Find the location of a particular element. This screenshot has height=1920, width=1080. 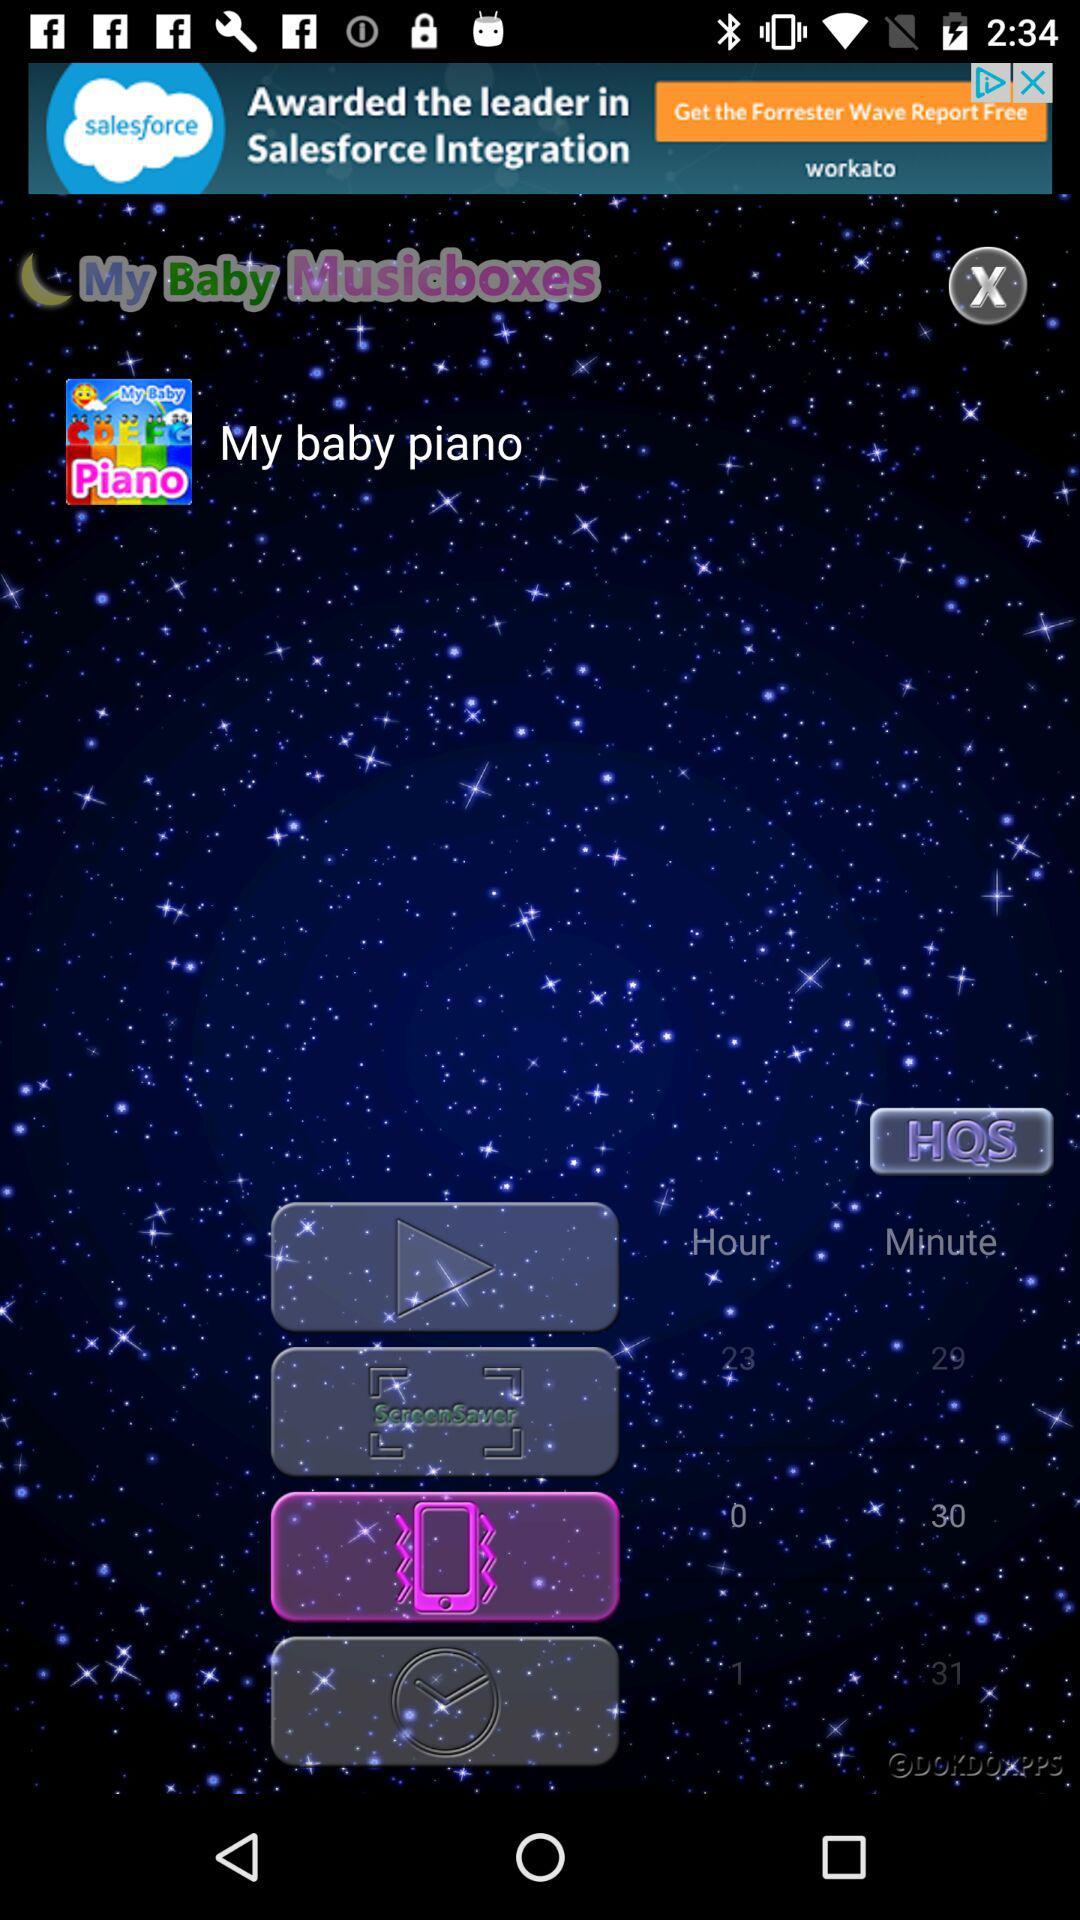

the button above mobile symbol is located at coordinates (444, 1411).